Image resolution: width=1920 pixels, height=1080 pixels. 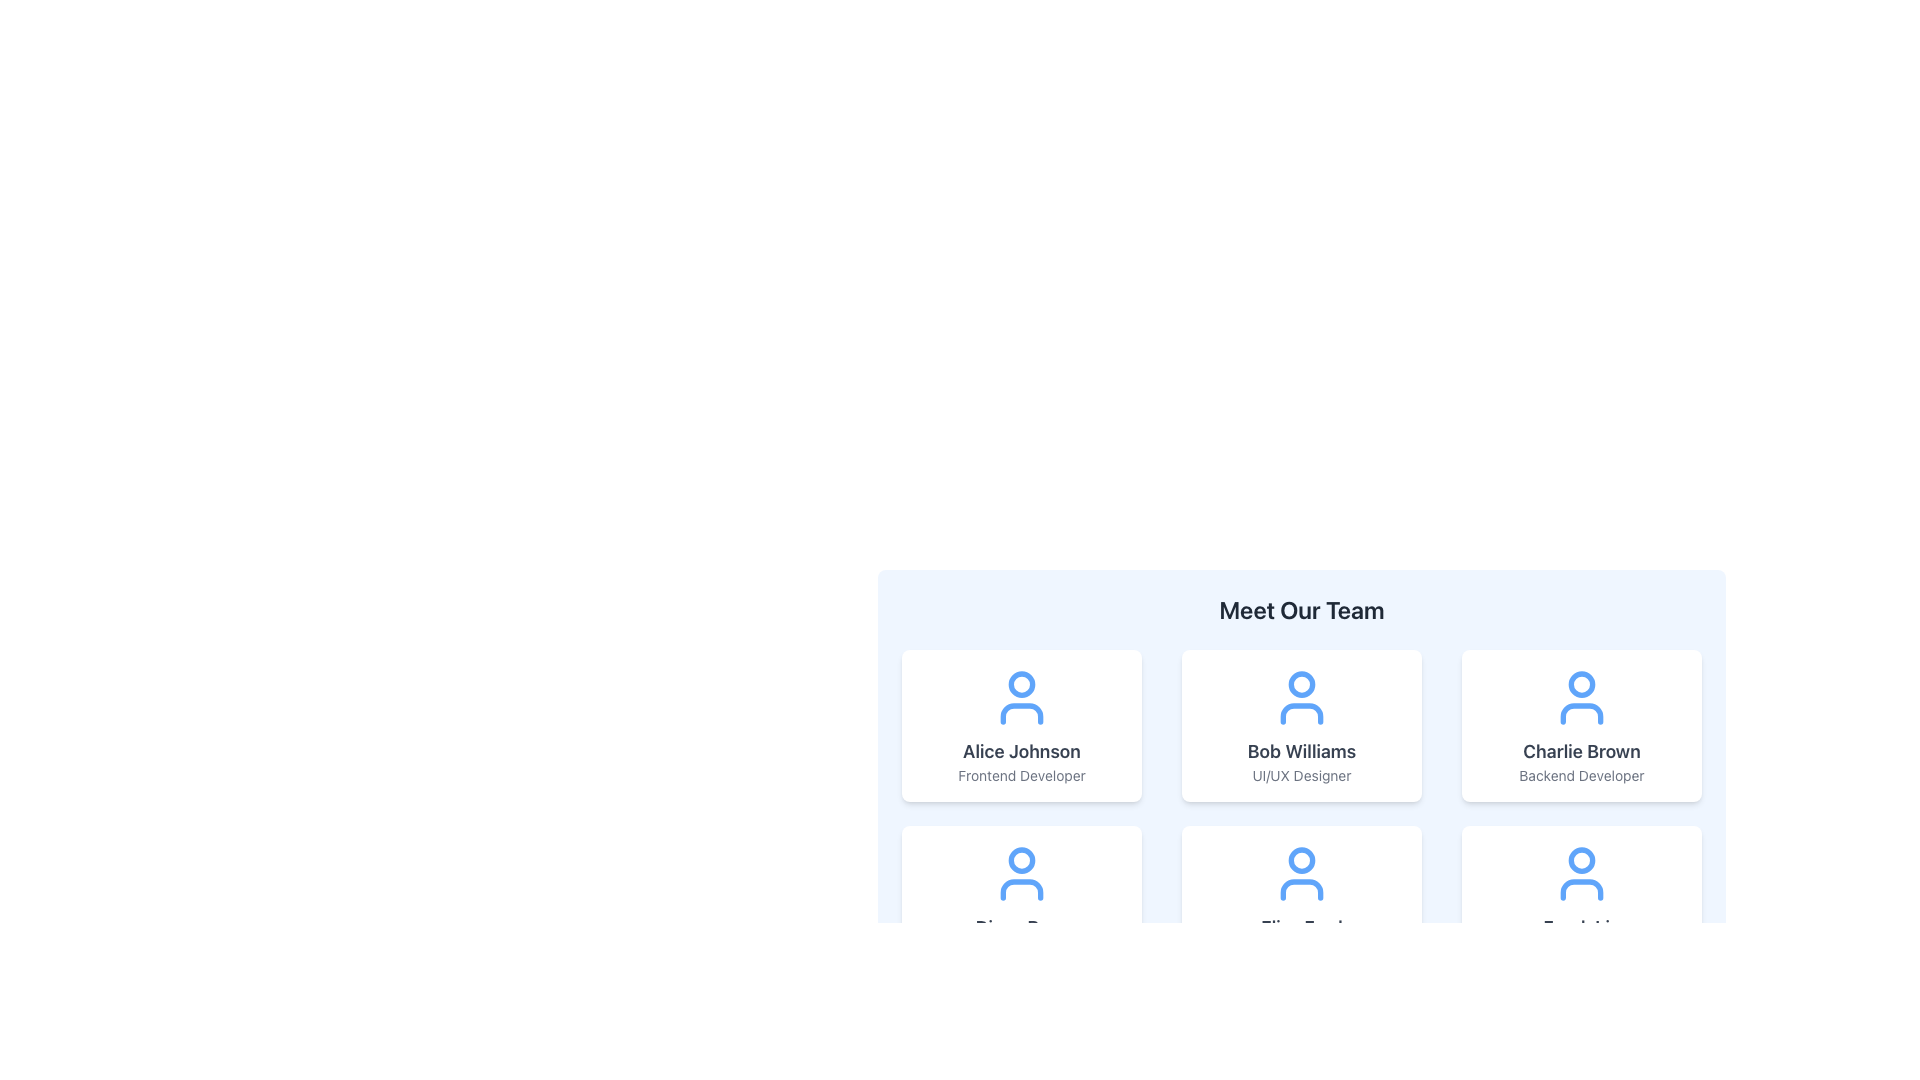 I want to click on the text label displaying 'Charlie Brown', which identifies the team member in the card positioned in the top row of the layout, so click(x=1581, y=752).